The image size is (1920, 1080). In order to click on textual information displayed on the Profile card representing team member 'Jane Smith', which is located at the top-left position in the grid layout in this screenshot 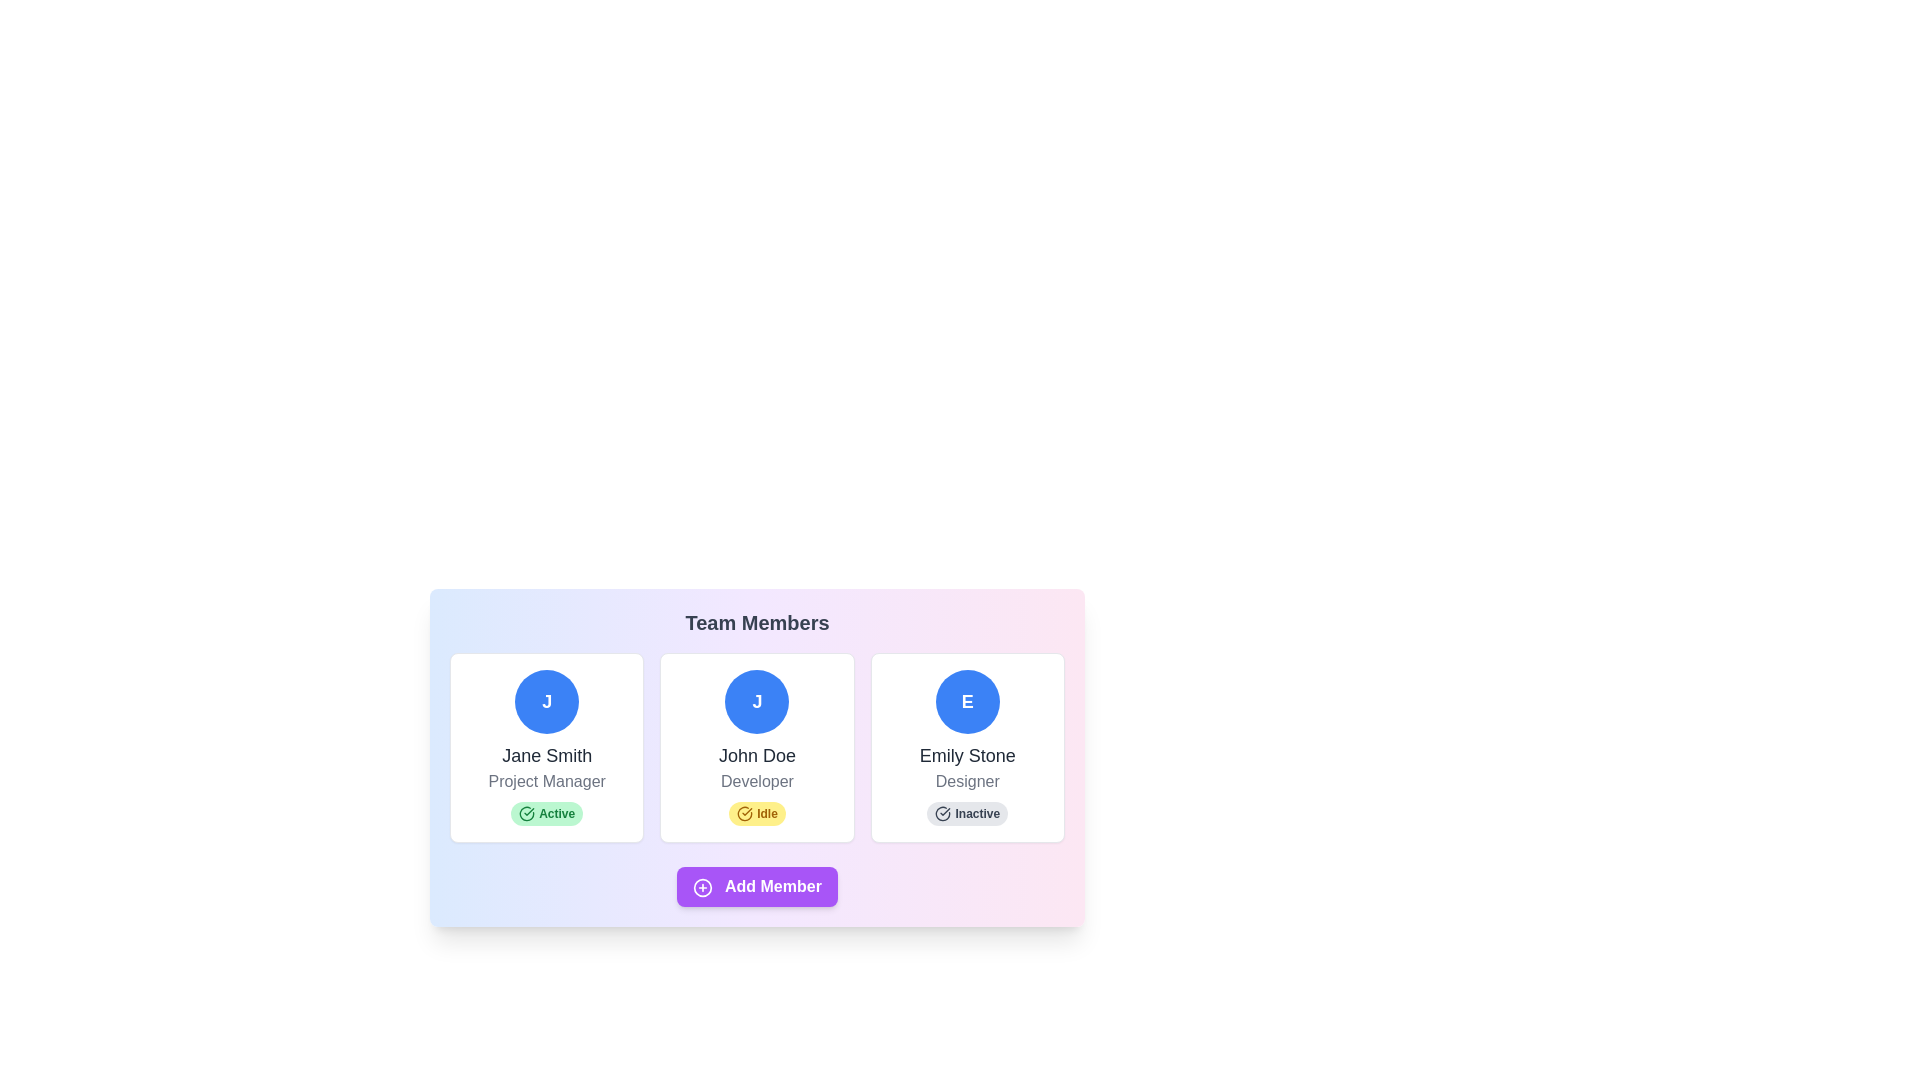, I will do `click(547, 748)`.